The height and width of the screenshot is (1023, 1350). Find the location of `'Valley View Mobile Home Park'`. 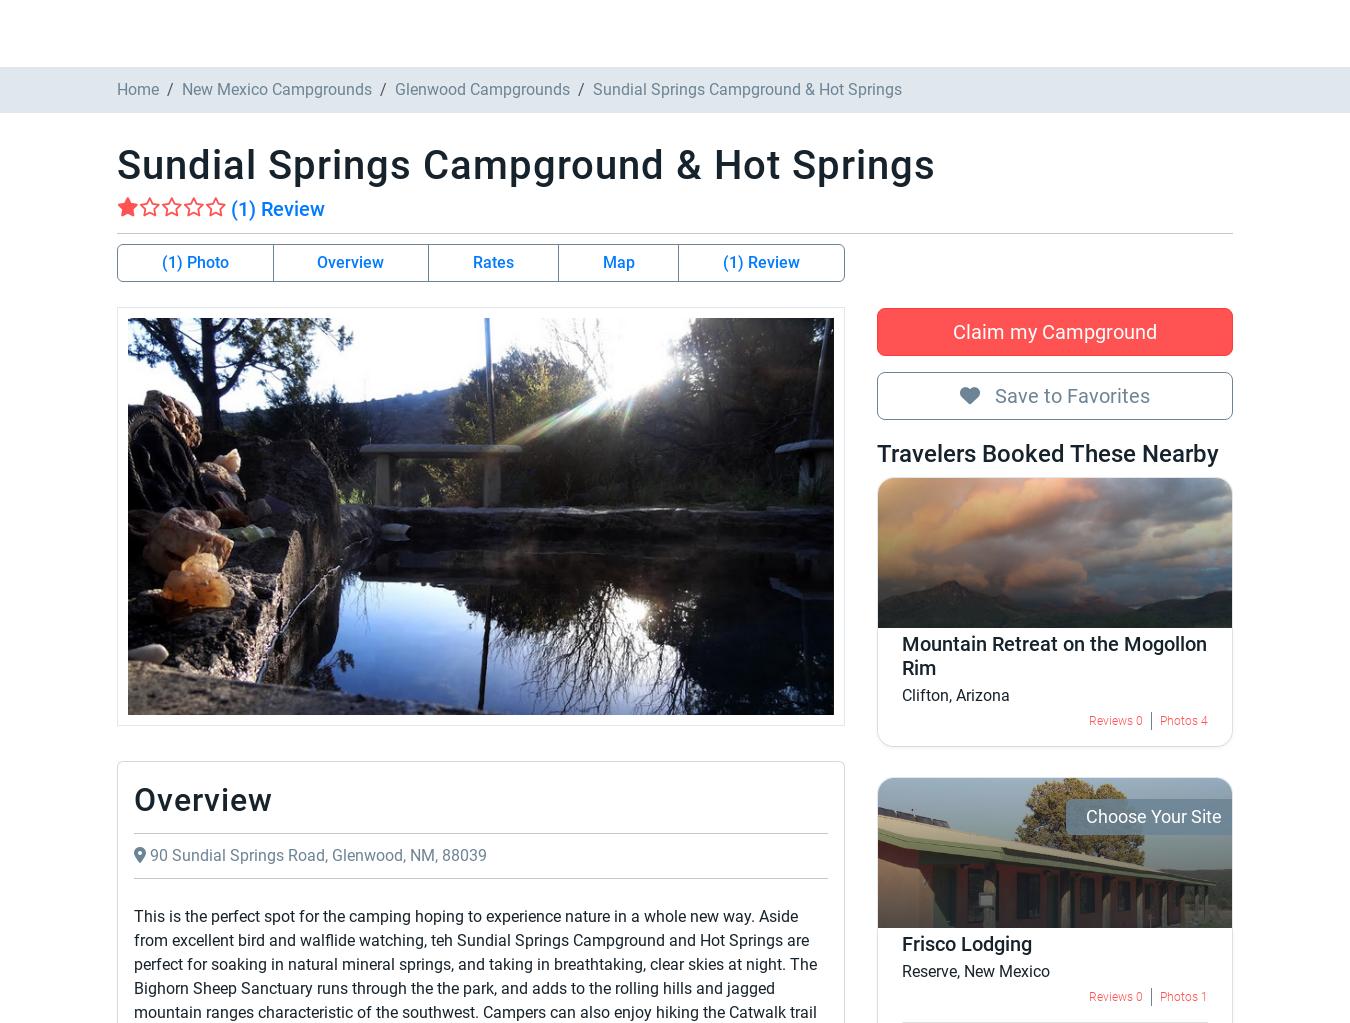

'Valley View Mobile Home Park' is located at coordinates (159, 976).